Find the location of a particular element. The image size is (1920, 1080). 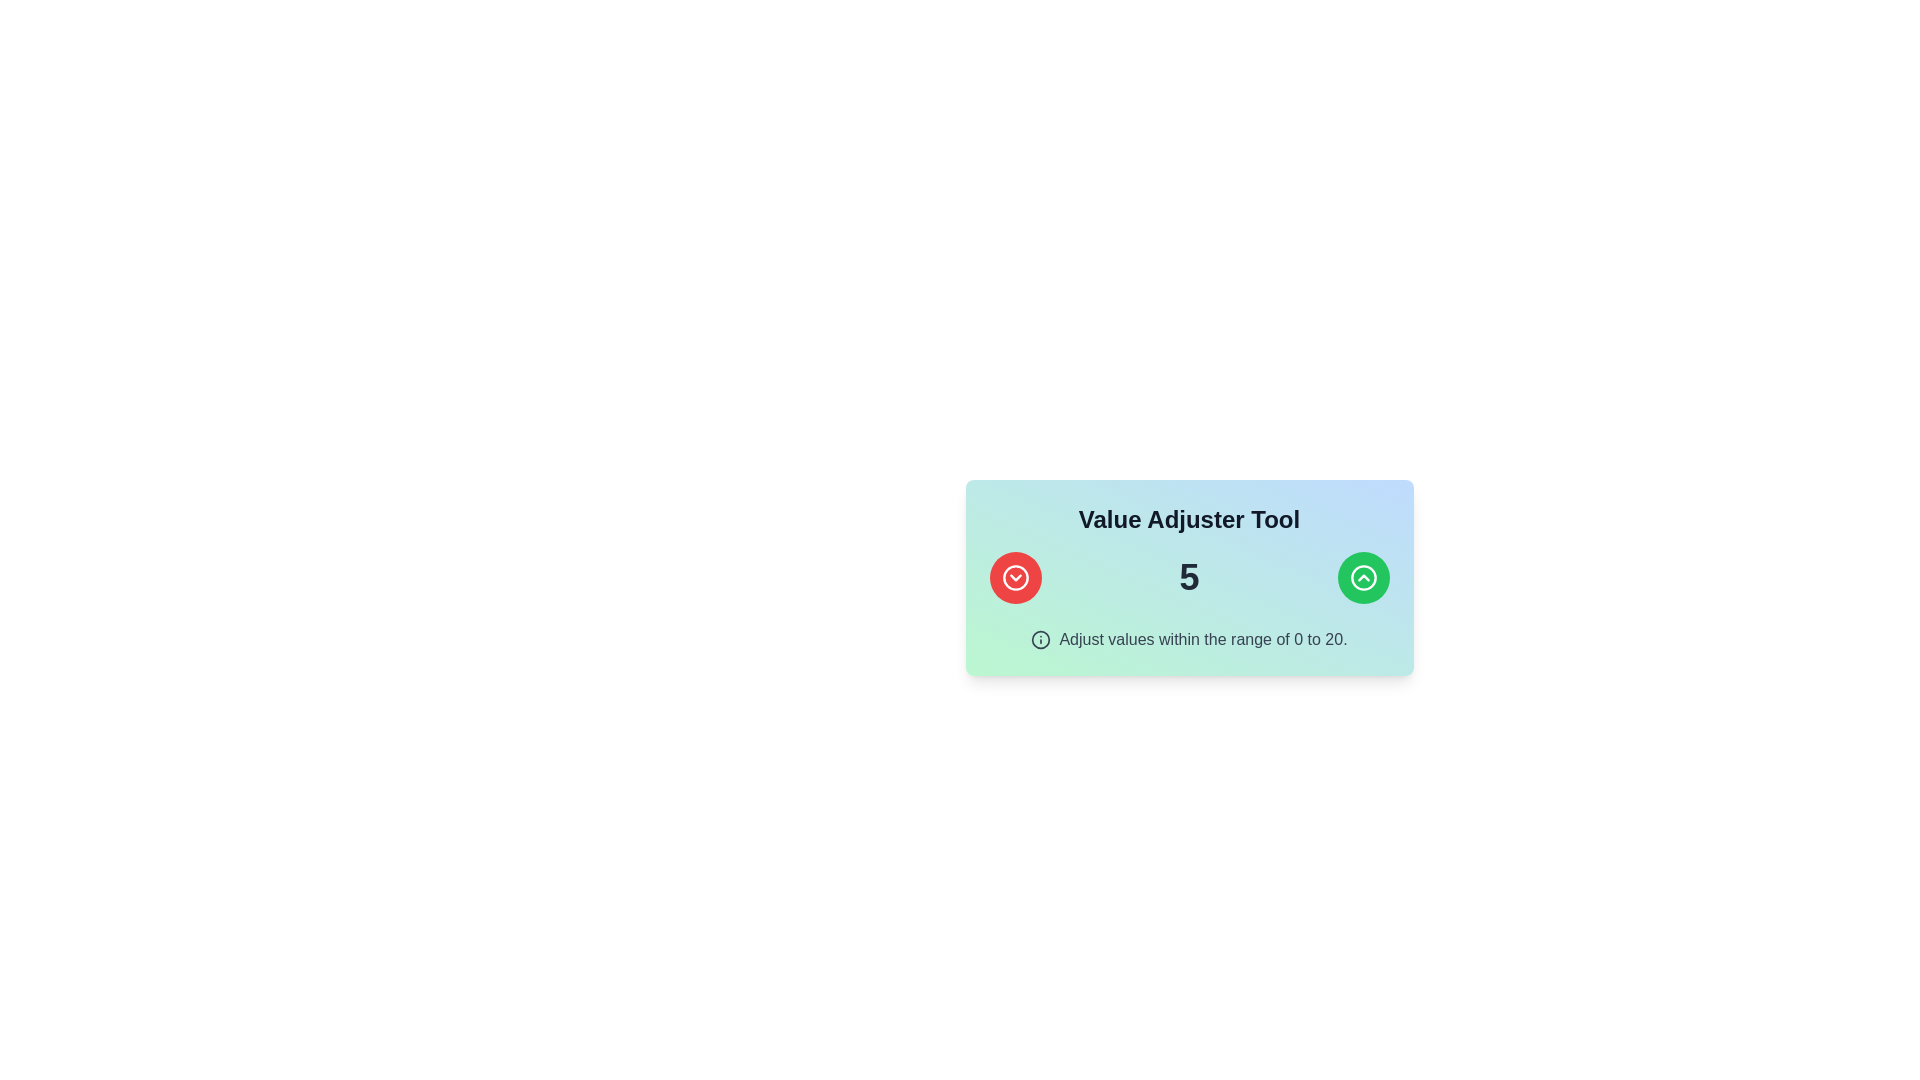

the bold, large font-sized number '5' displayed in dark gray, which is centrally located between a red button with a downwards arrow and a green button with an upwards arrow in the 'Value Adjuster Tool' interface is located at coordinates (1189, 577).